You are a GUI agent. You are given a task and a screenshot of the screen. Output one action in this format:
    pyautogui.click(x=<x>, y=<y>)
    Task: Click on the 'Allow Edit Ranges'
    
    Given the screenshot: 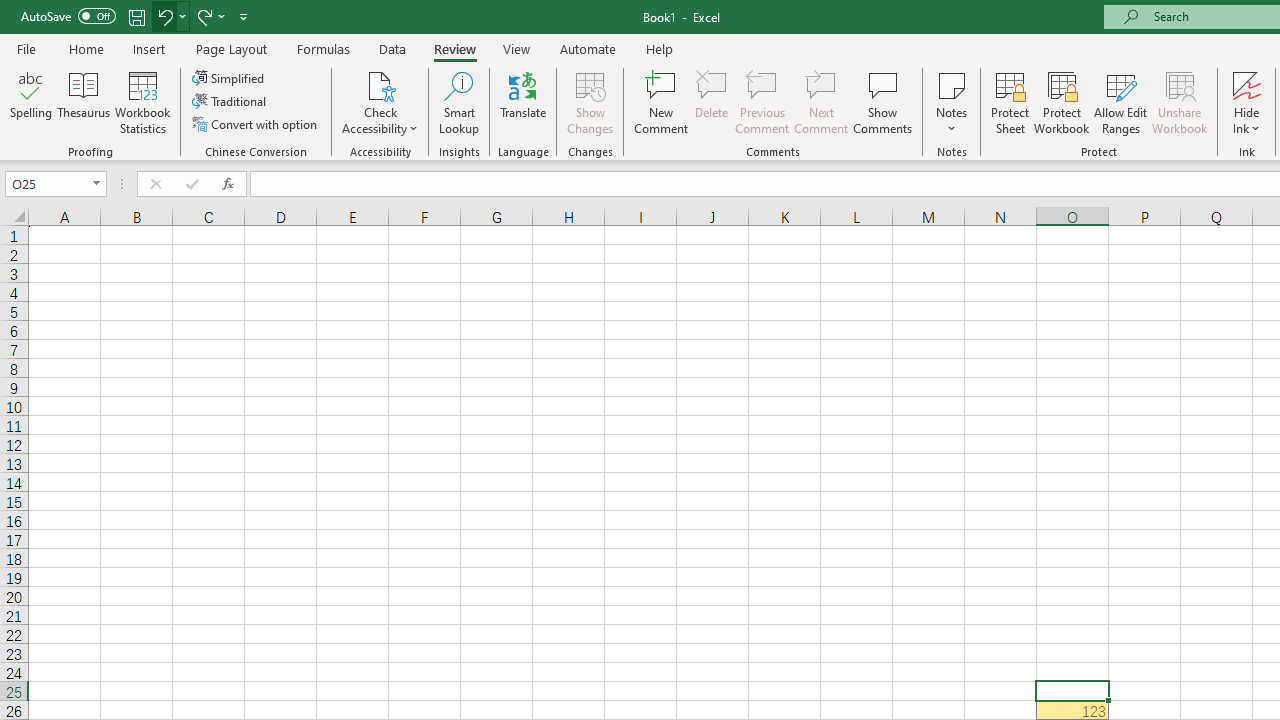 What is the action you would take?
    pyautogui.click(x=1120, y=103)
    